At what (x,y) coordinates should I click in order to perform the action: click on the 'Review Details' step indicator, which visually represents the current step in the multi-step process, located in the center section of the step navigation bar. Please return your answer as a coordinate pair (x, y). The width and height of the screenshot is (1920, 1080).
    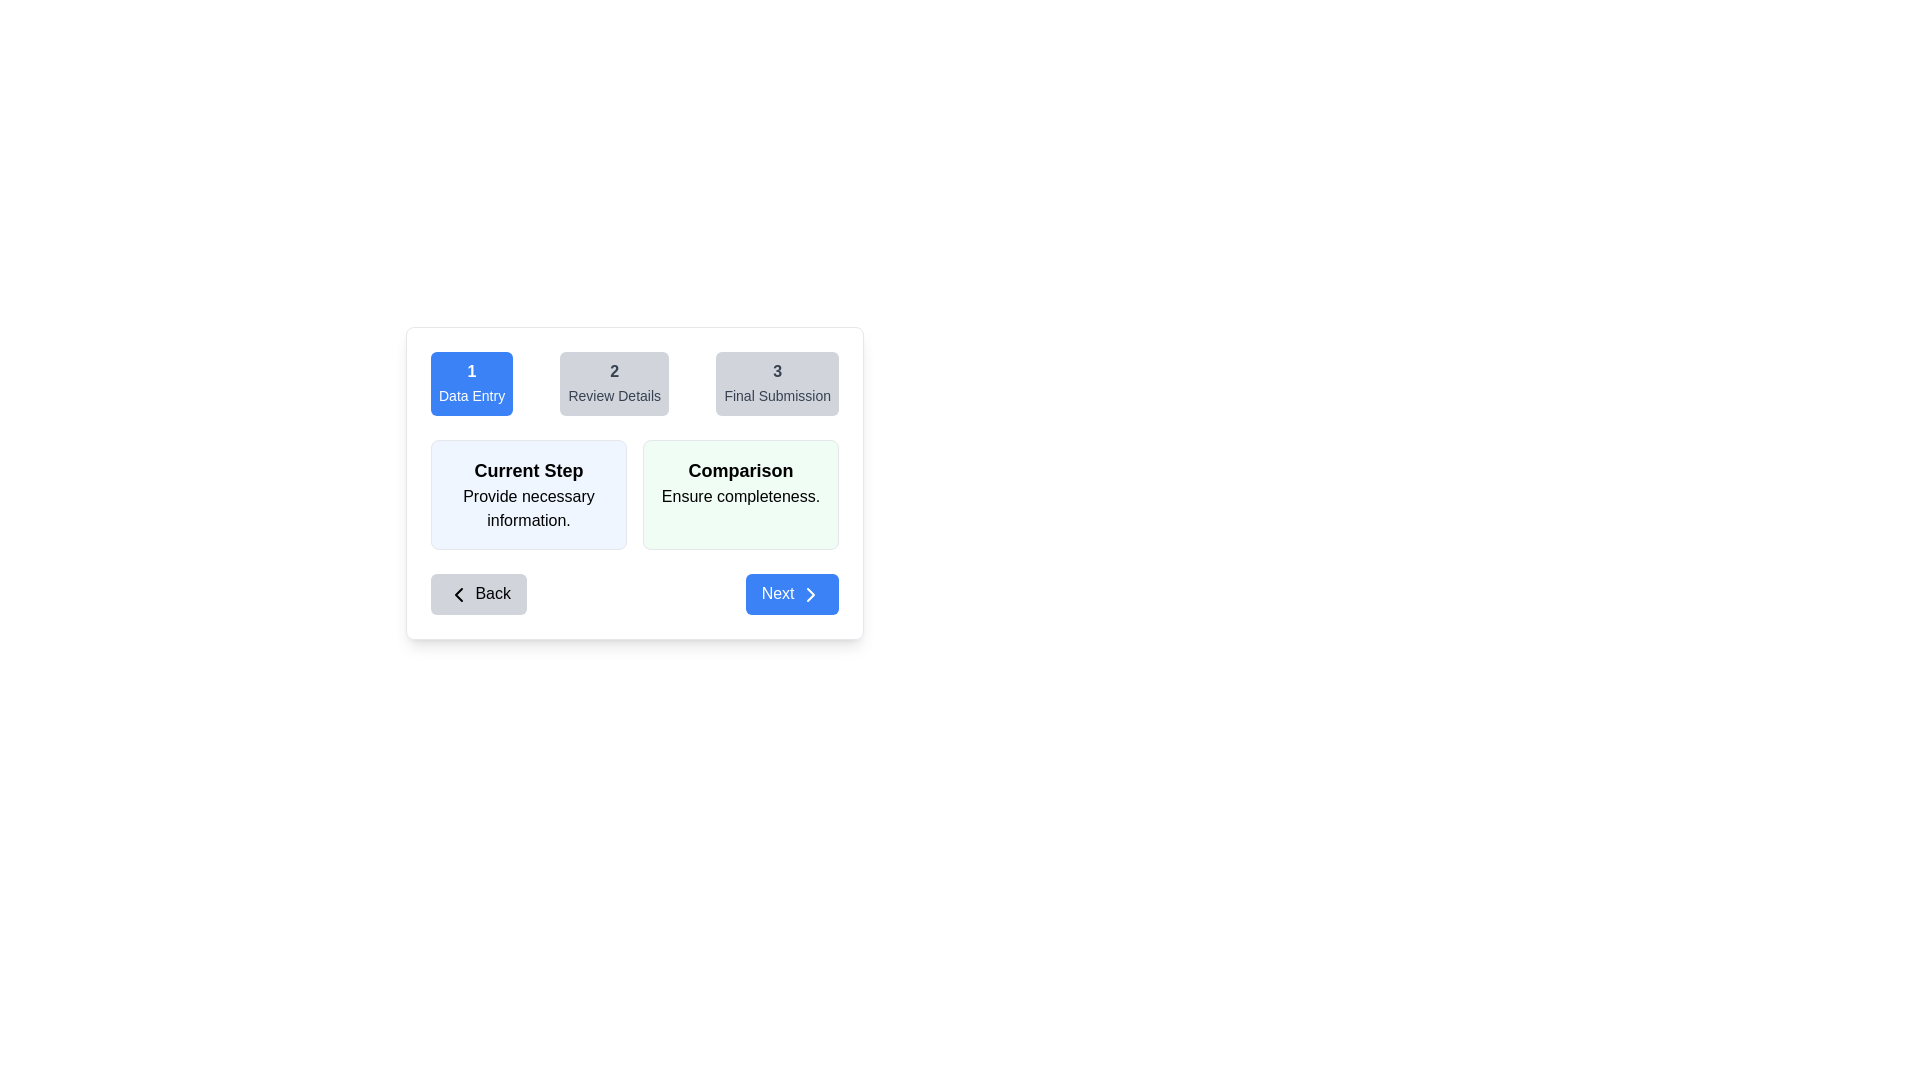
    Looking at the image, I should click on (613, 371).